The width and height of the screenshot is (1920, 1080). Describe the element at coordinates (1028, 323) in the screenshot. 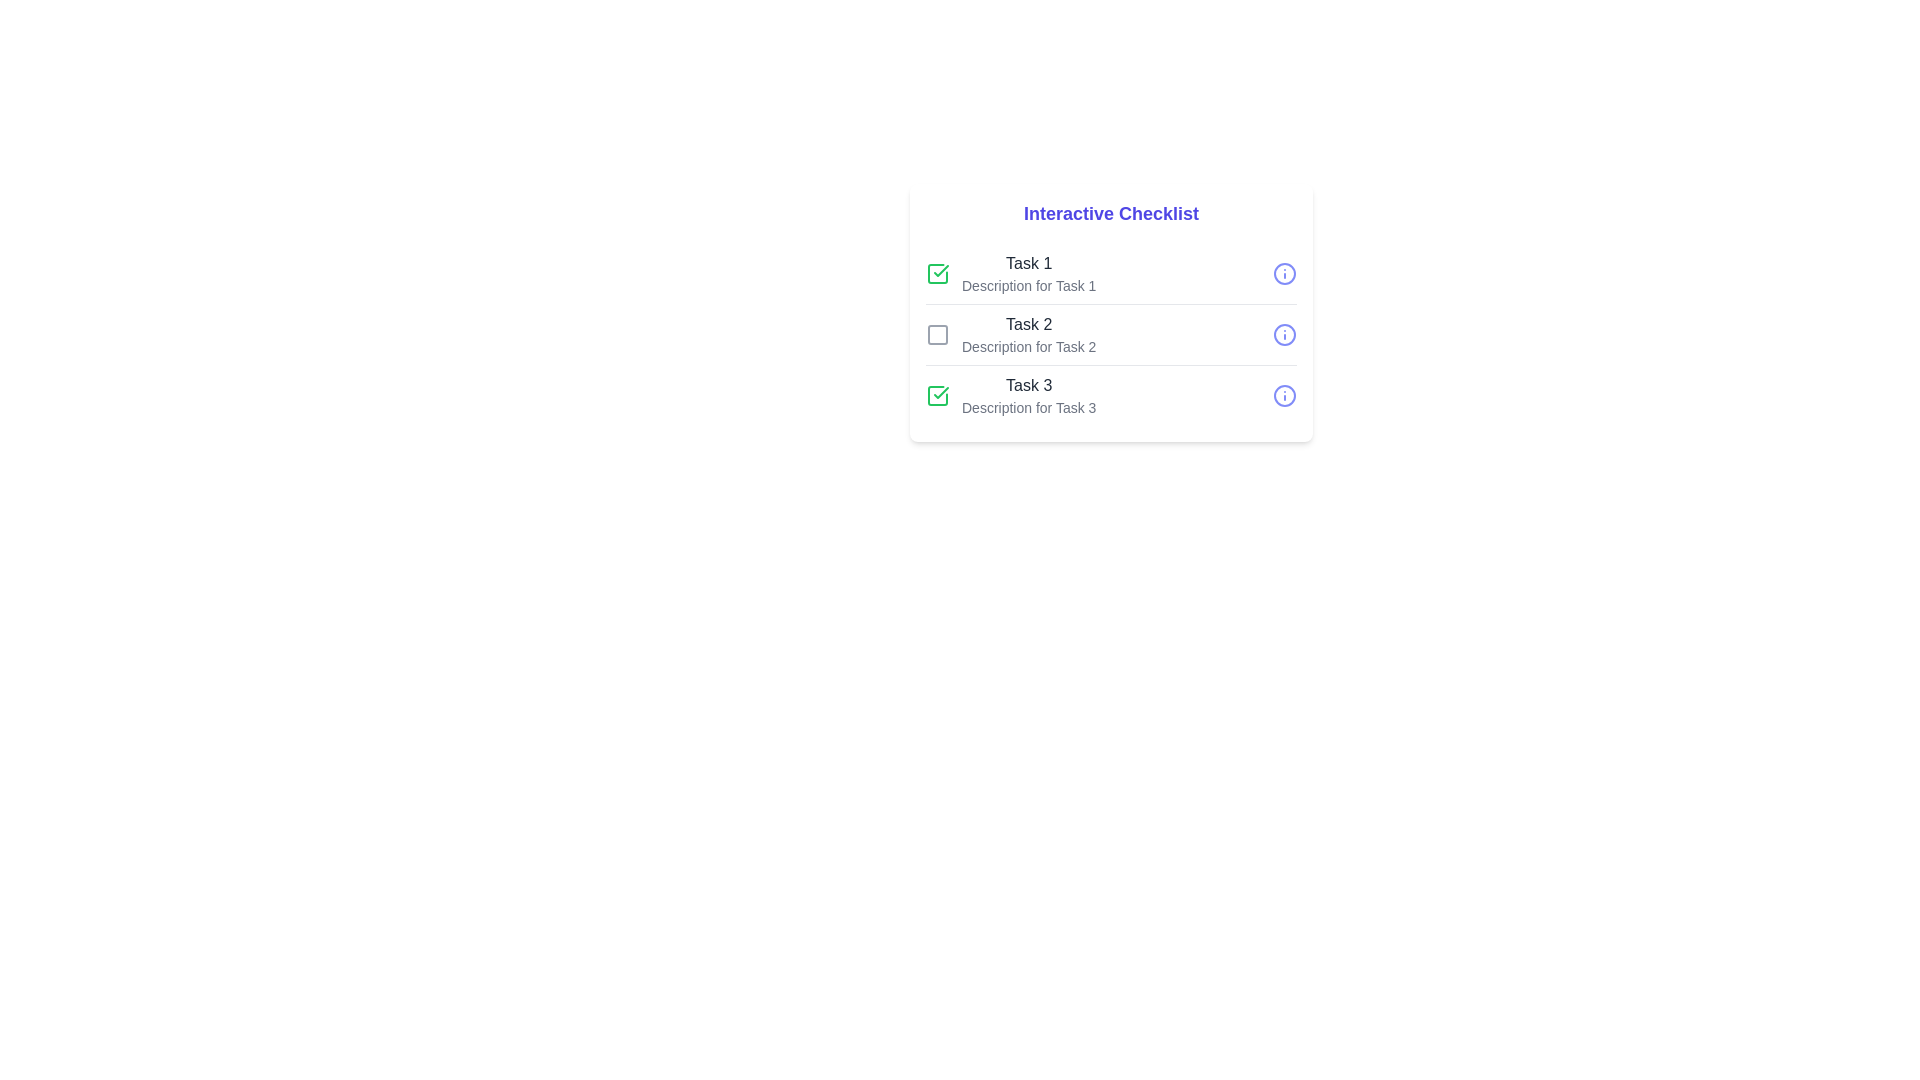

I see `the title text of Task 2 to select it` at that location.